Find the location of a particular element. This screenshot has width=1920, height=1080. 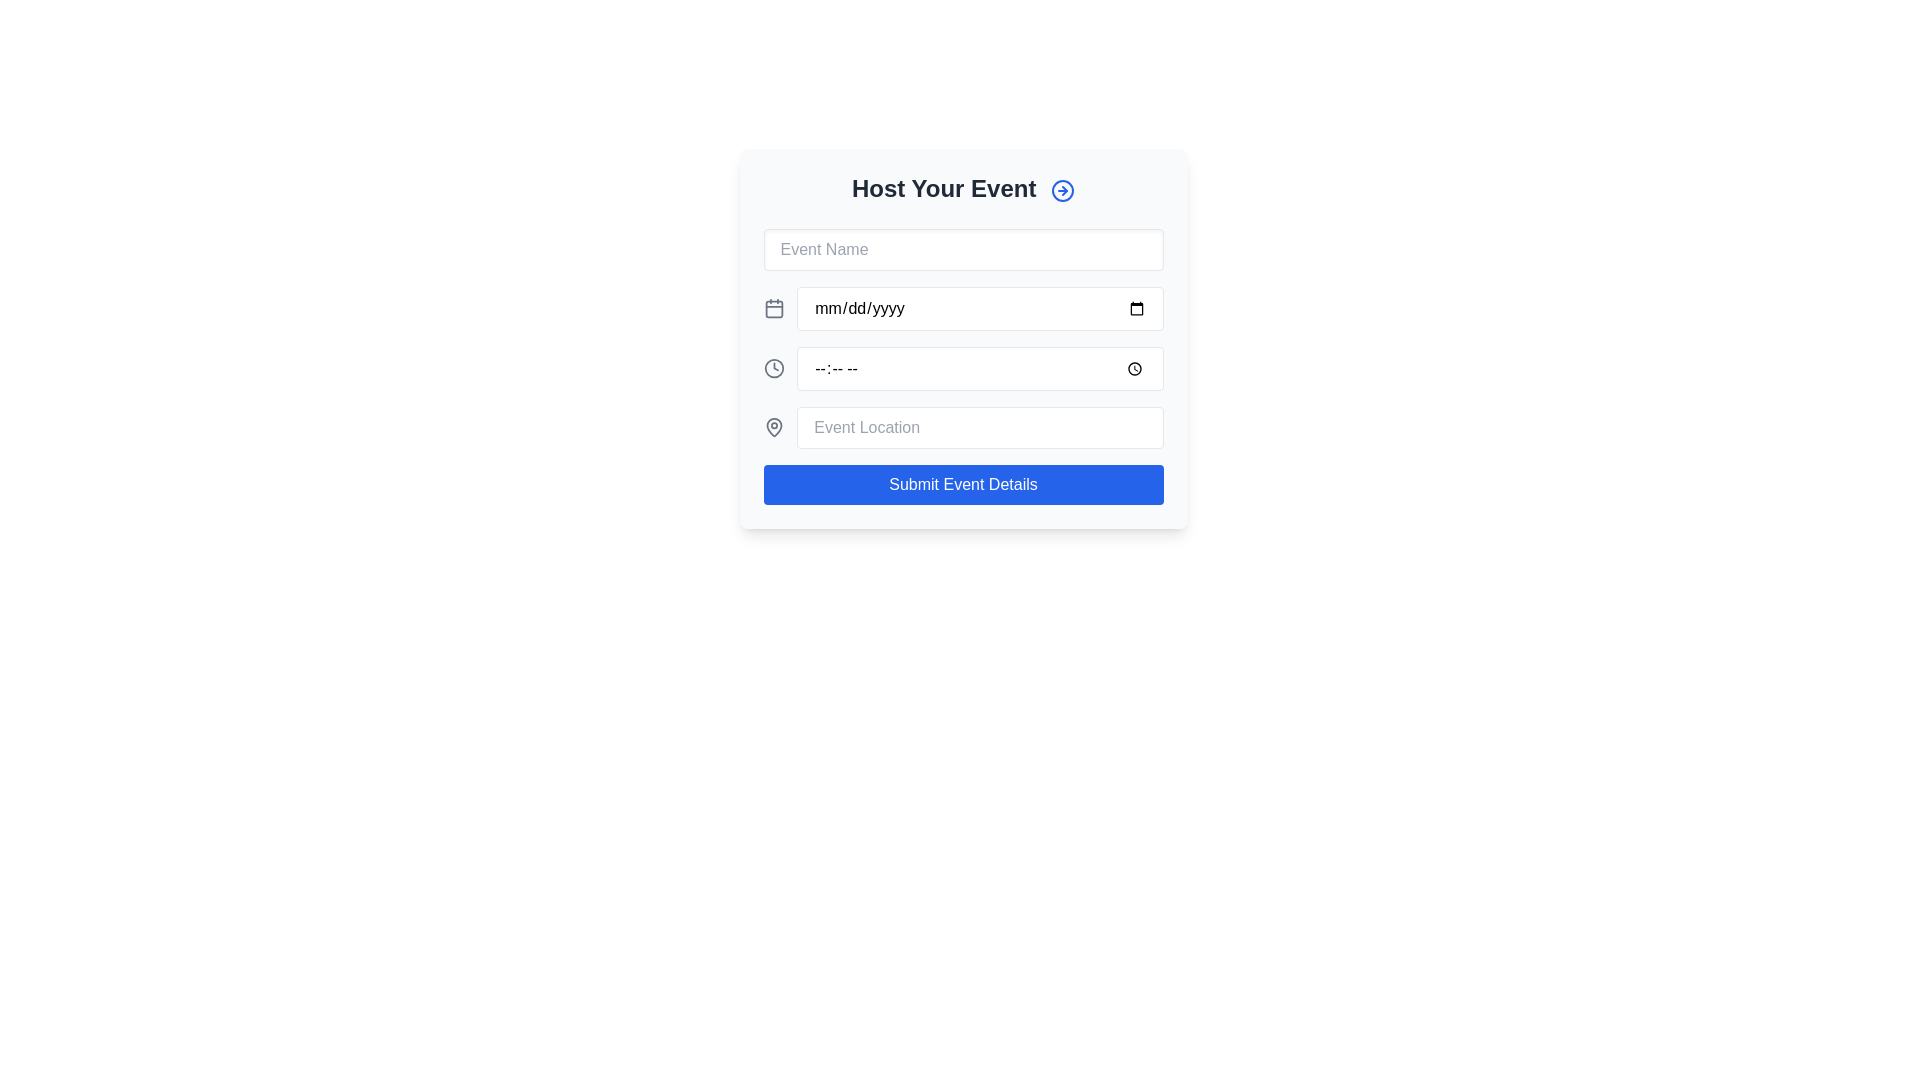

the calendar icon with a gray stroke located to the left of the 'mm/dd/yyyy' date input field in the second input row is located at coordinates (773, 308).